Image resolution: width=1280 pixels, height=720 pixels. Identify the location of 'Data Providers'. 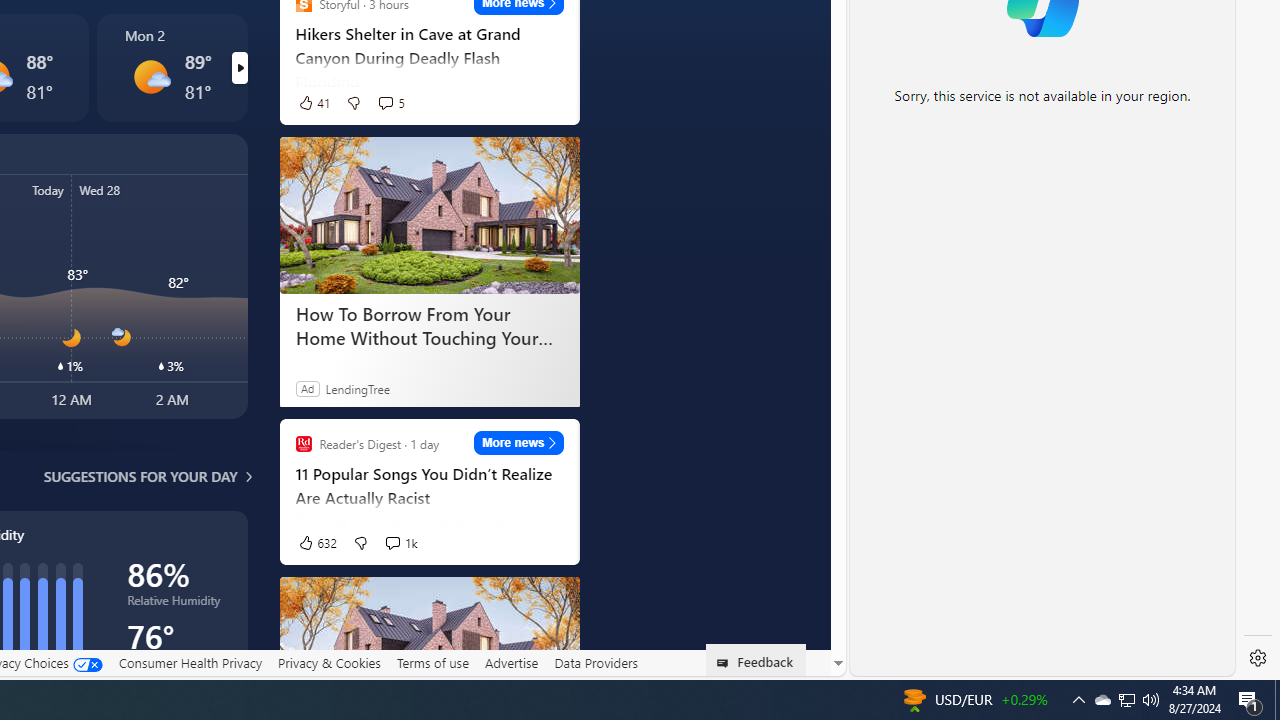
(594, 663).